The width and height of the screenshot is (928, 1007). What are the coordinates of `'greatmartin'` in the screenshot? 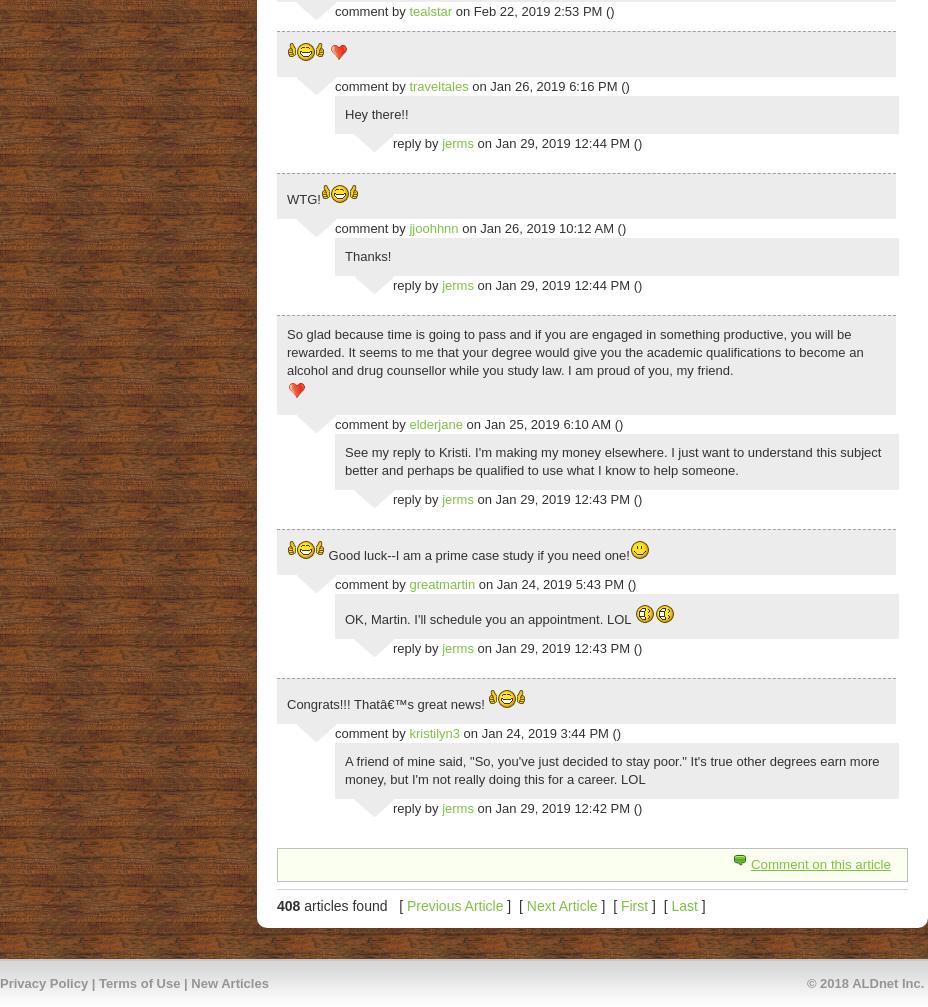 It's located at (442, 583).